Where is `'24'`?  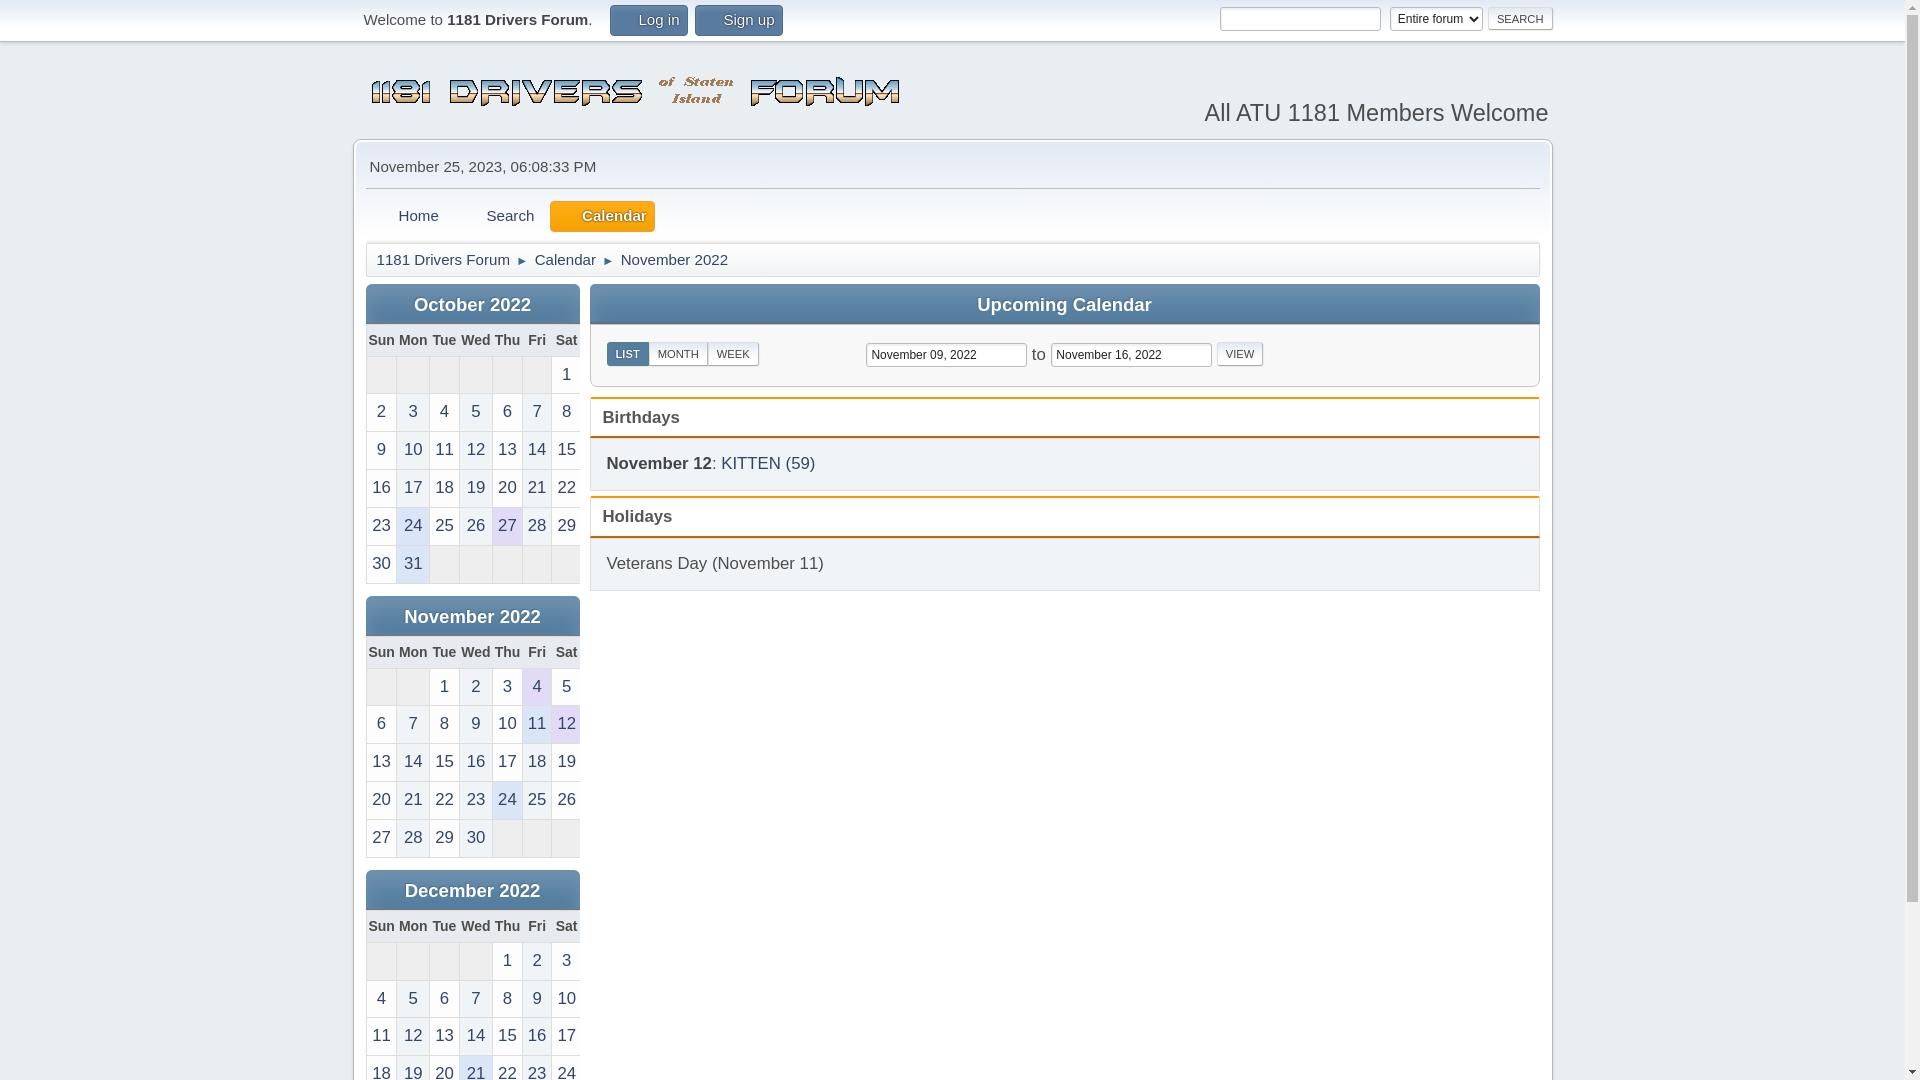
'24' is located at coordinates (411, 525).